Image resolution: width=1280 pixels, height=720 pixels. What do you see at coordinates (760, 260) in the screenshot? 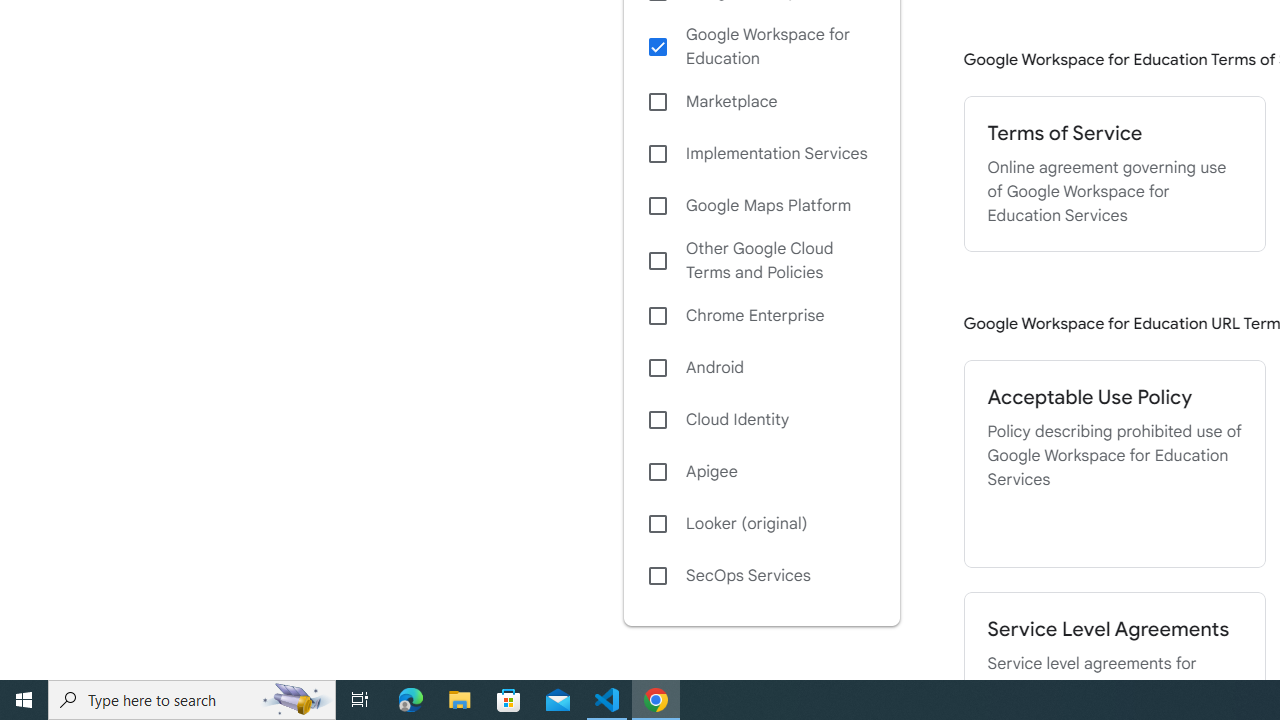
I see `'Other Google Cloud Terms and Policies'` at bounding box center [760, 260].